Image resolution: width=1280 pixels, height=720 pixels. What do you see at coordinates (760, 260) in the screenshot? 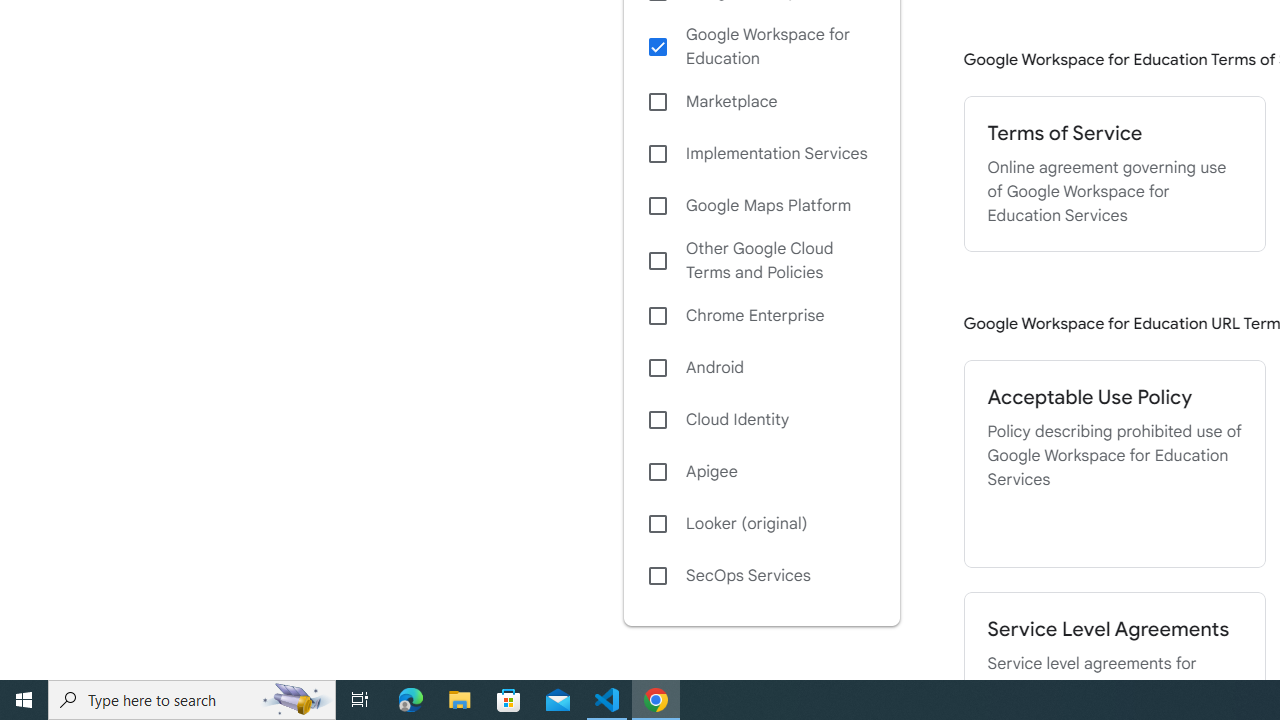
I see `'Other Google Cloud Terms and Policies'` at bounding box center [760, 260].